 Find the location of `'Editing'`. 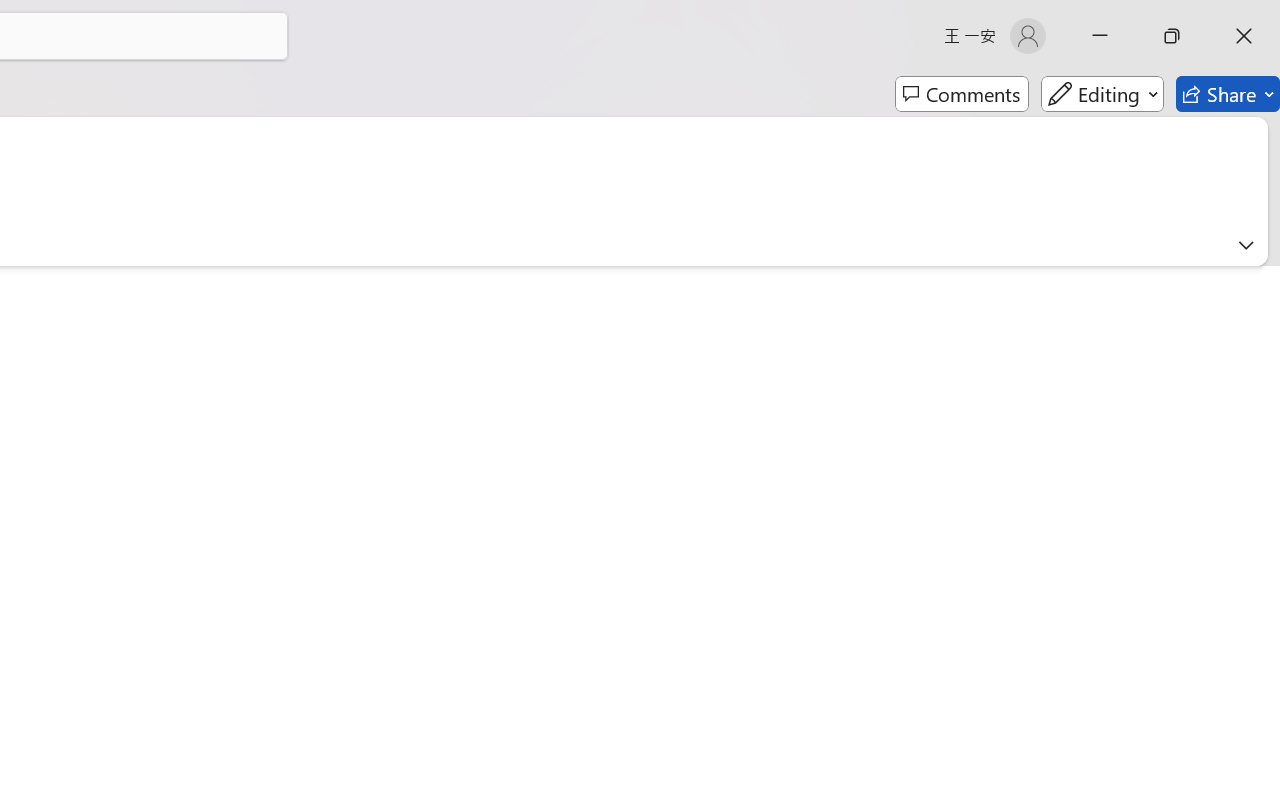

'Editing' is located at coordinates (1101, 94).